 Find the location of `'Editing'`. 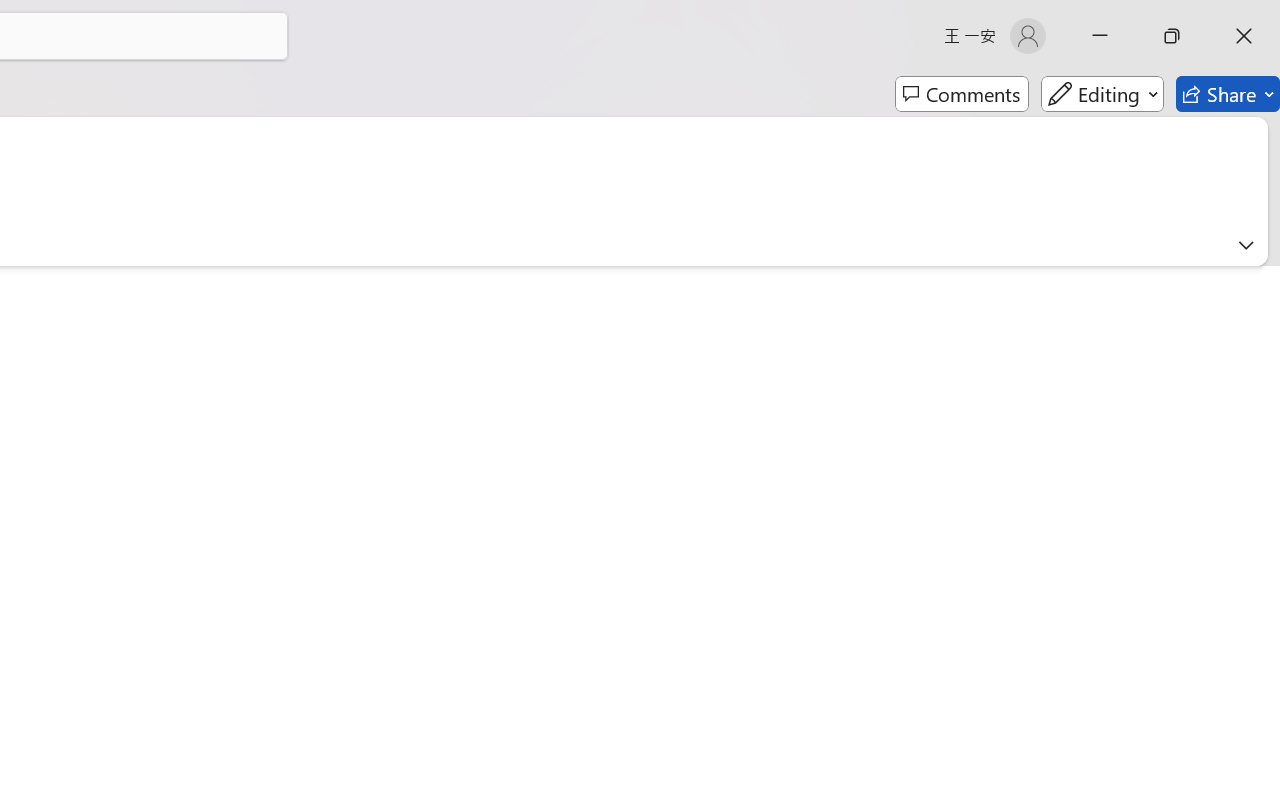

'Editing' is located at coordinates (1101, 94).